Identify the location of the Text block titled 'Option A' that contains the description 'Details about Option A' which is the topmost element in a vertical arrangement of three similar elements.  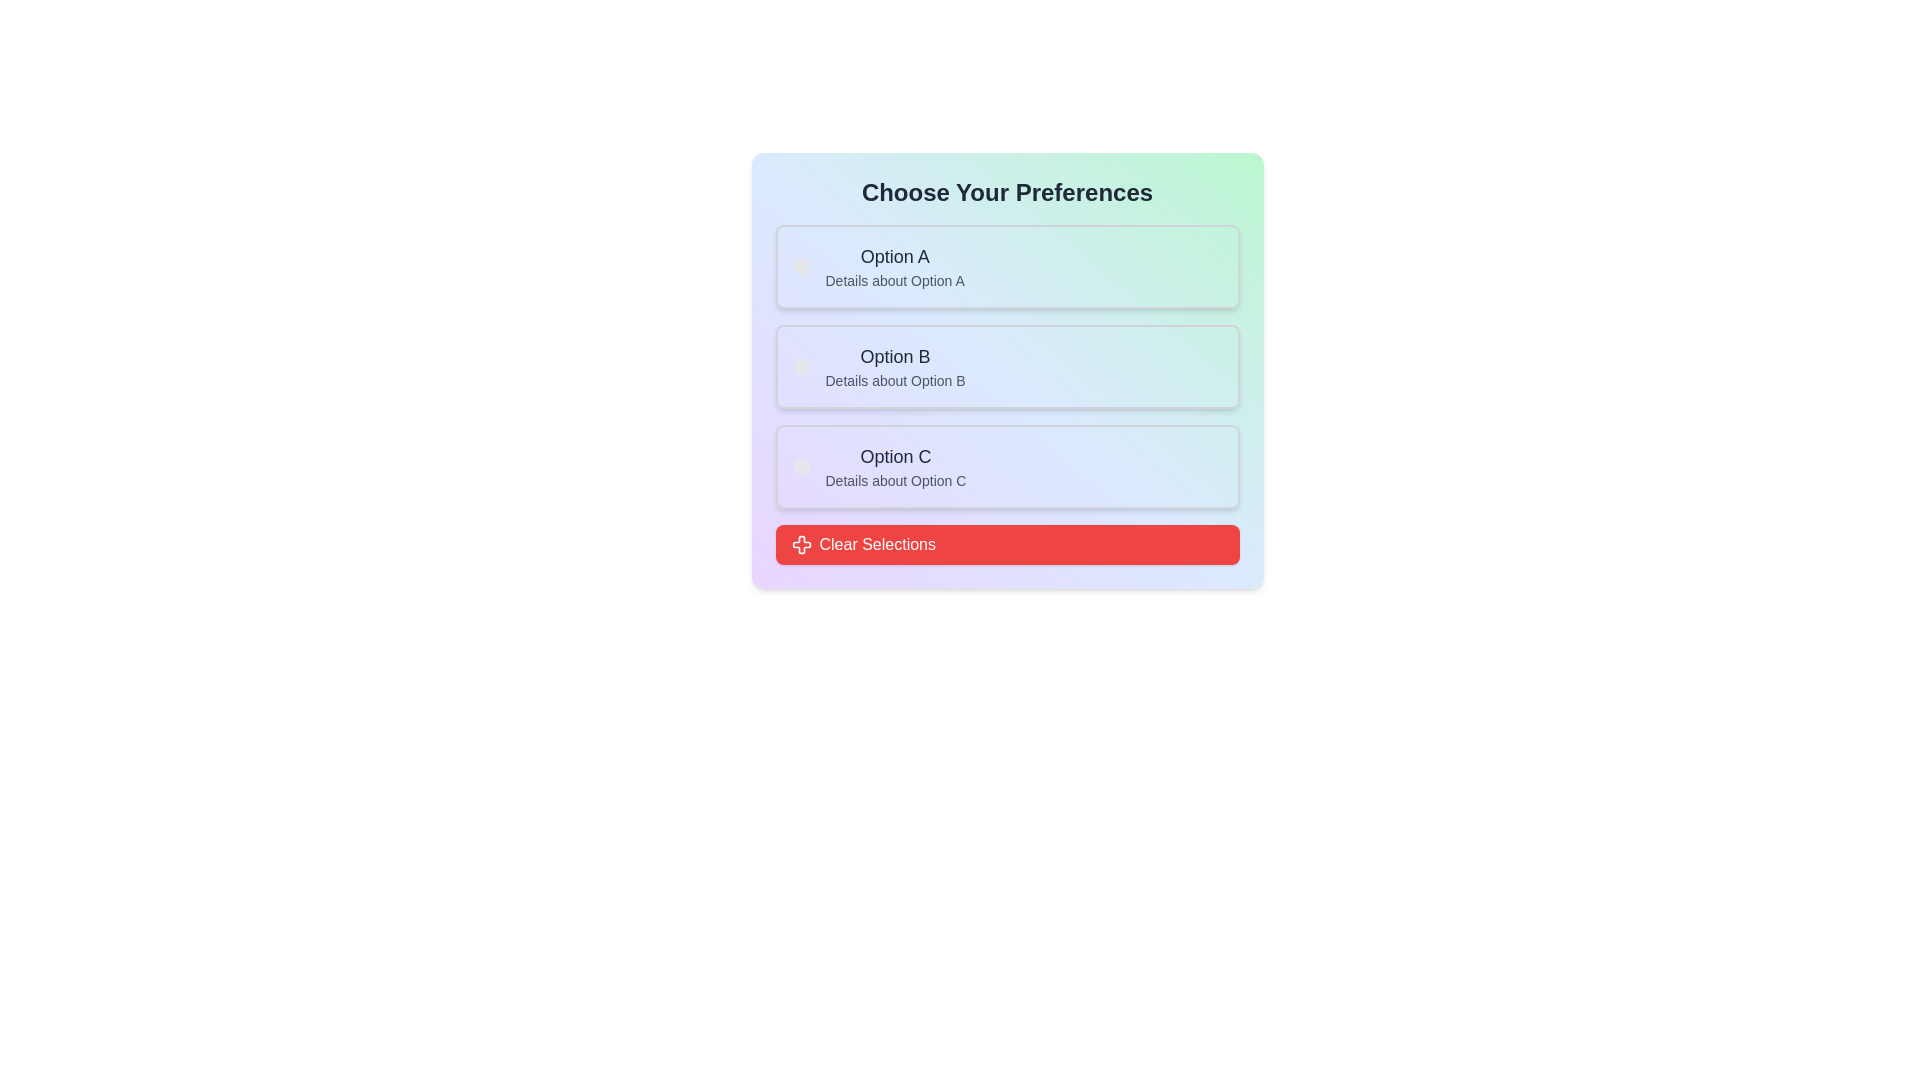
(894, 265).